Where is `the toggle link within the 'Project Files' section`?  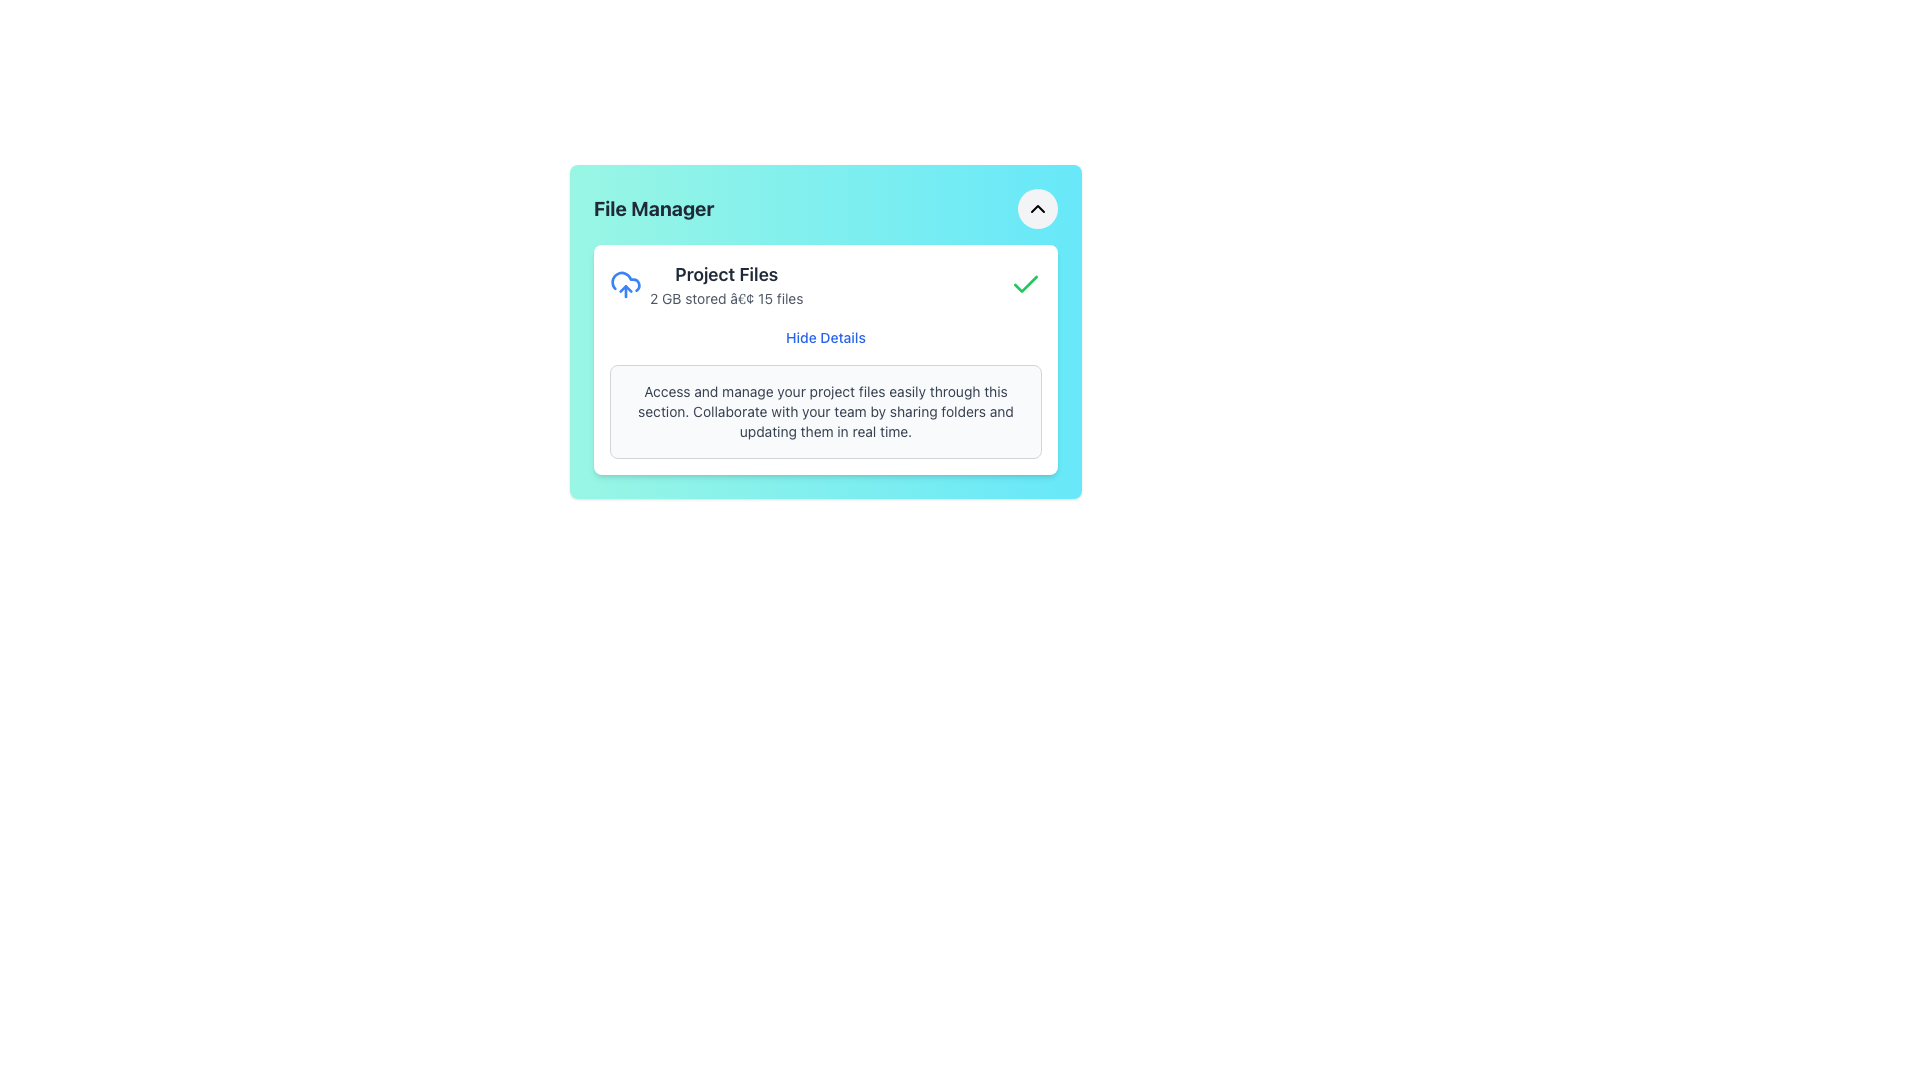
the toggle link within the 'Project Files' section is located at coordinates (825, 337).